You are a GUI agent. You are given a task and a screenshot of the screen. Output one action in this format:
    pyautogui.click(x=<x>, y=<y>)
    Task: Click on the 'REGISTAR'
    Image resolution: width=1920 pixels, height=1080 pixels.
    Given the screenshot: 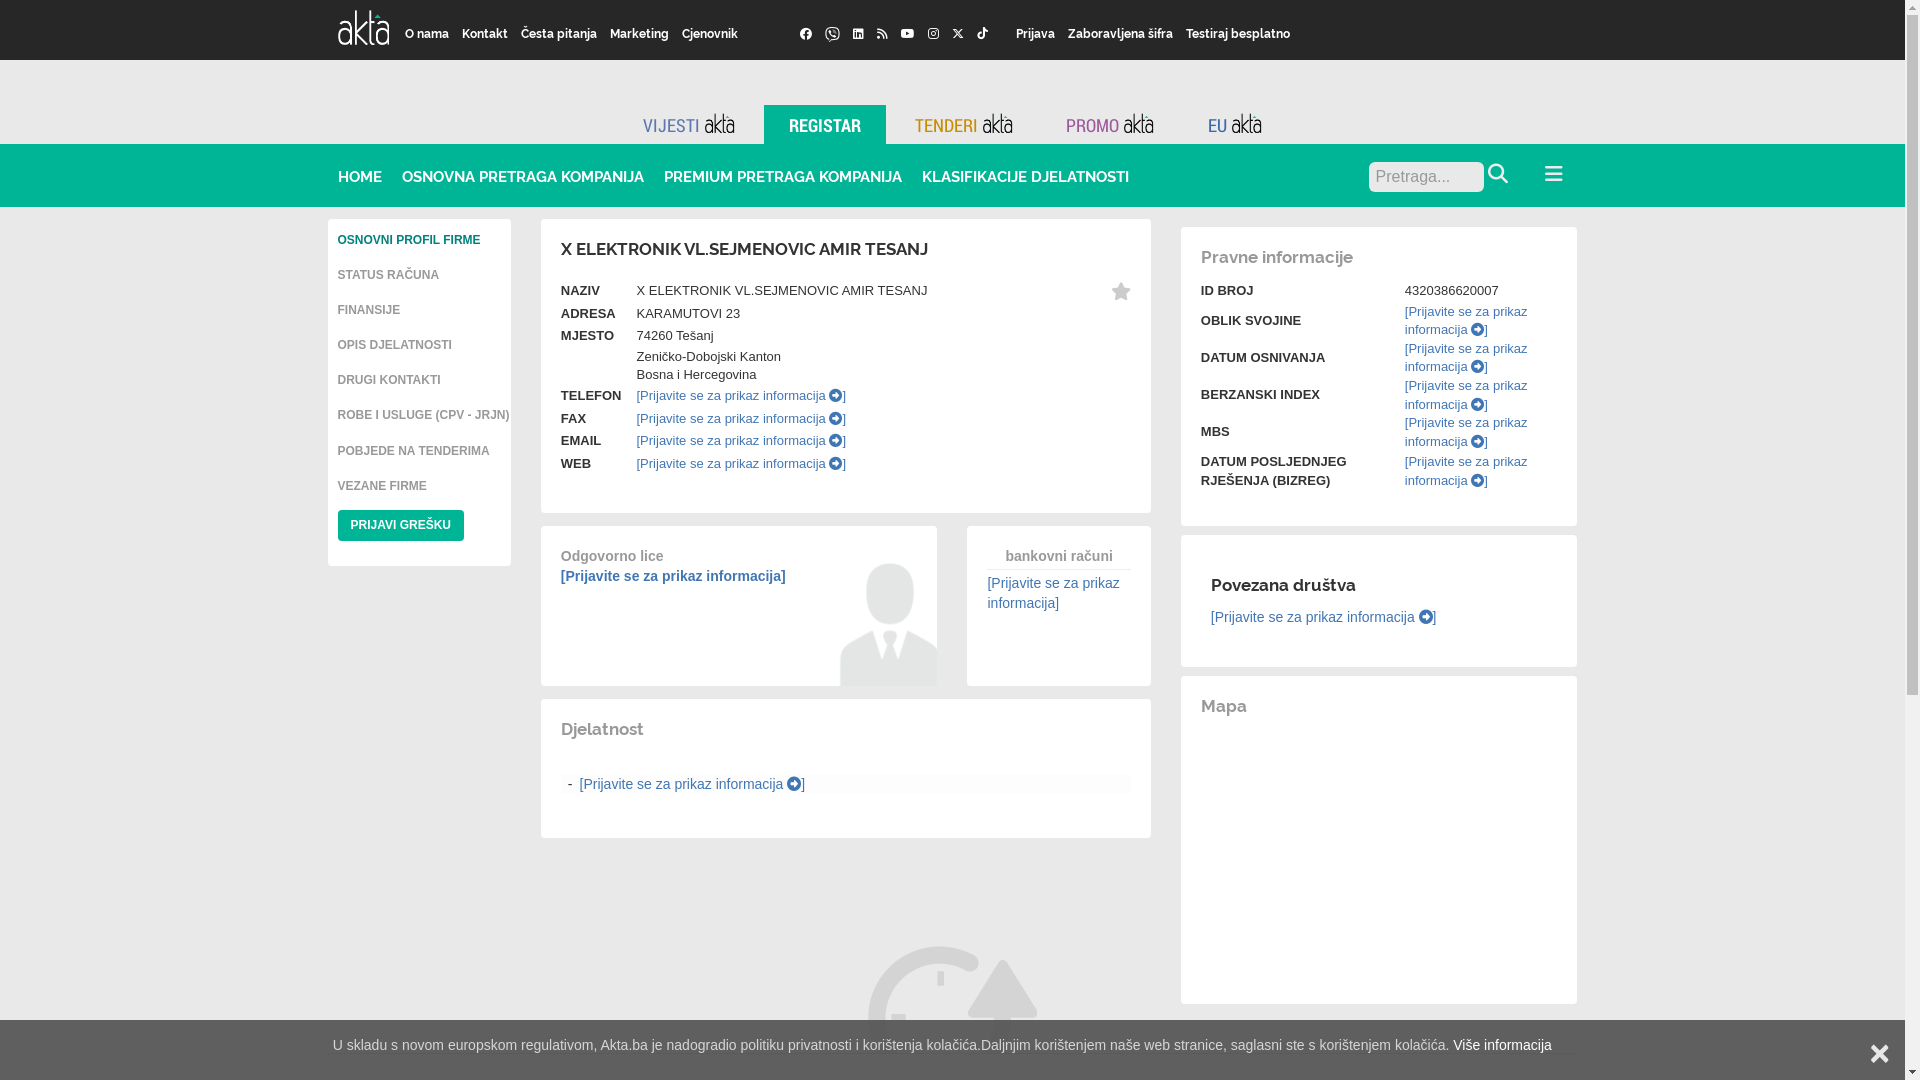 What is the action you would take?
    pyautogui.click(x=825, y=124)
    